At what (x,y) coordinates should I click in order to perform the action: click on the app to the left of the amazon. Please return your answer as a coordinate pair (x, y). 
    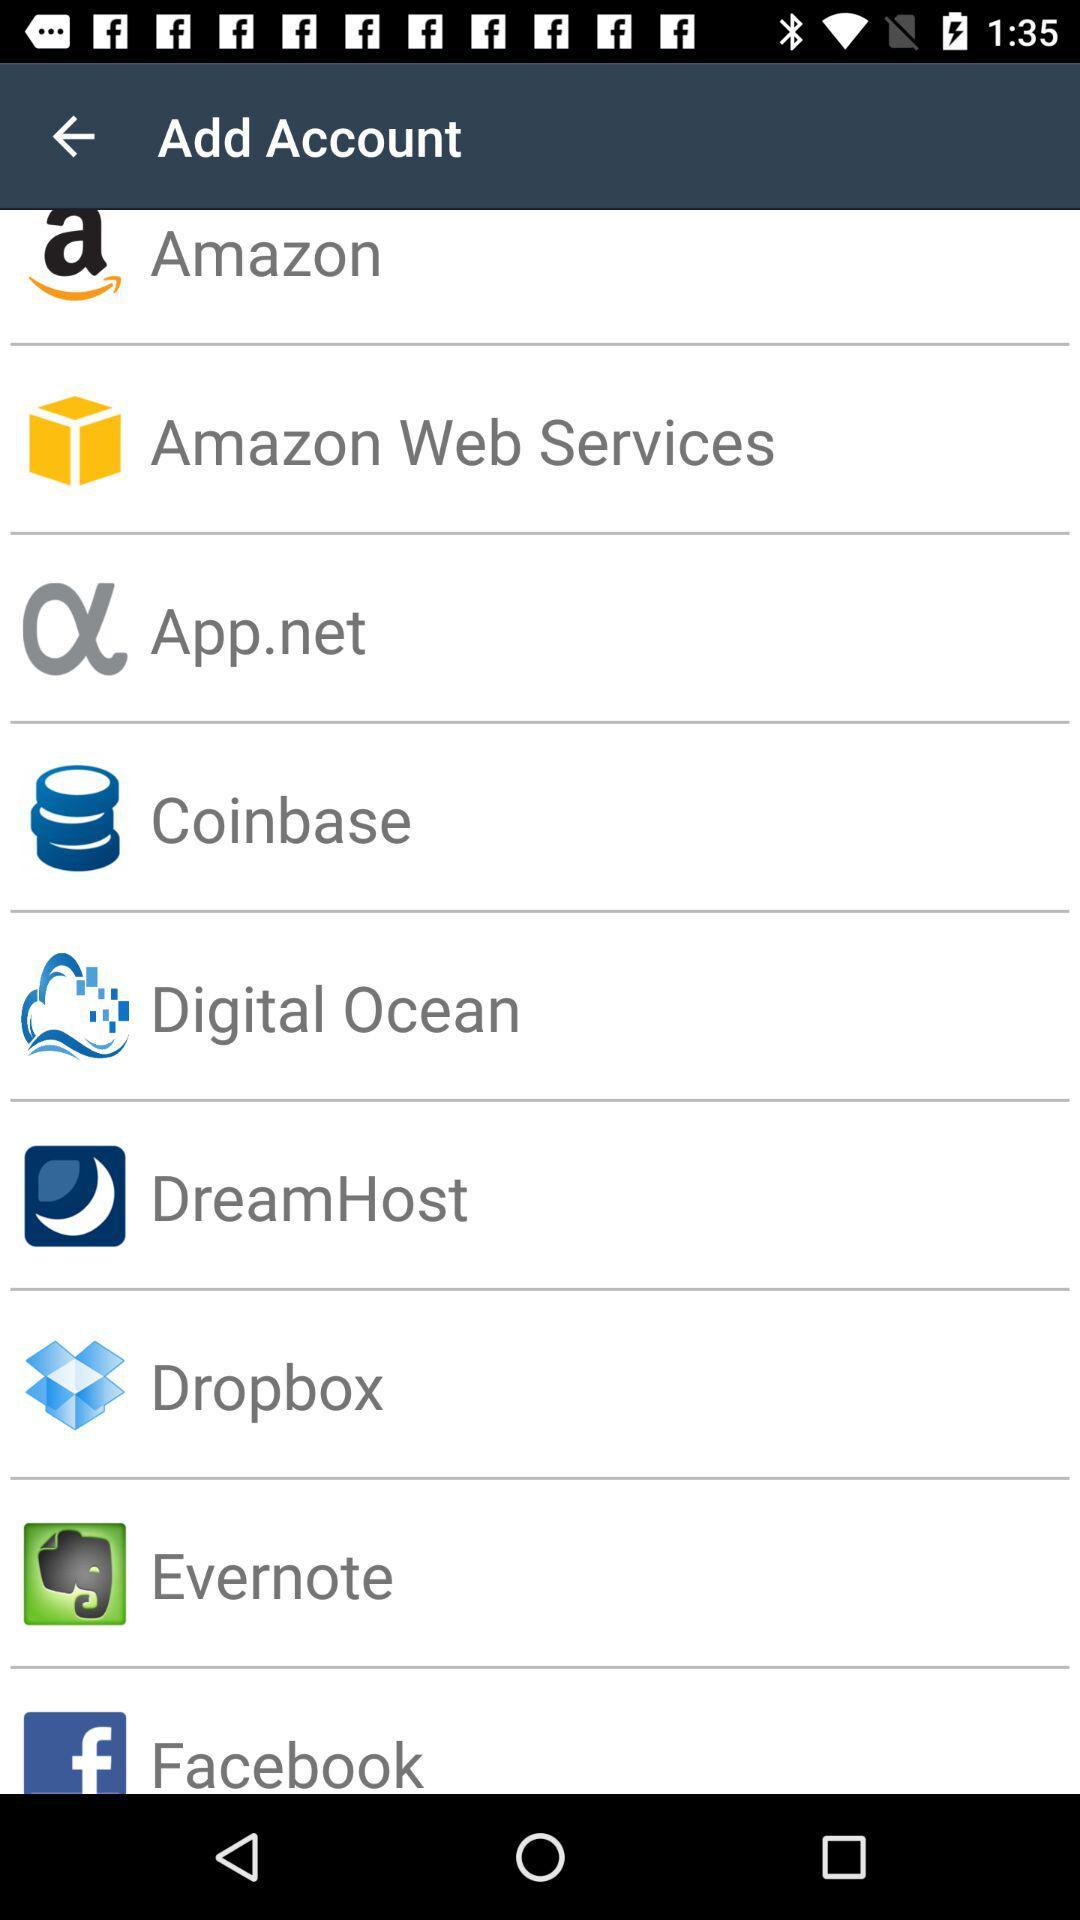
    Looking at the image, I should click on (72, 135).